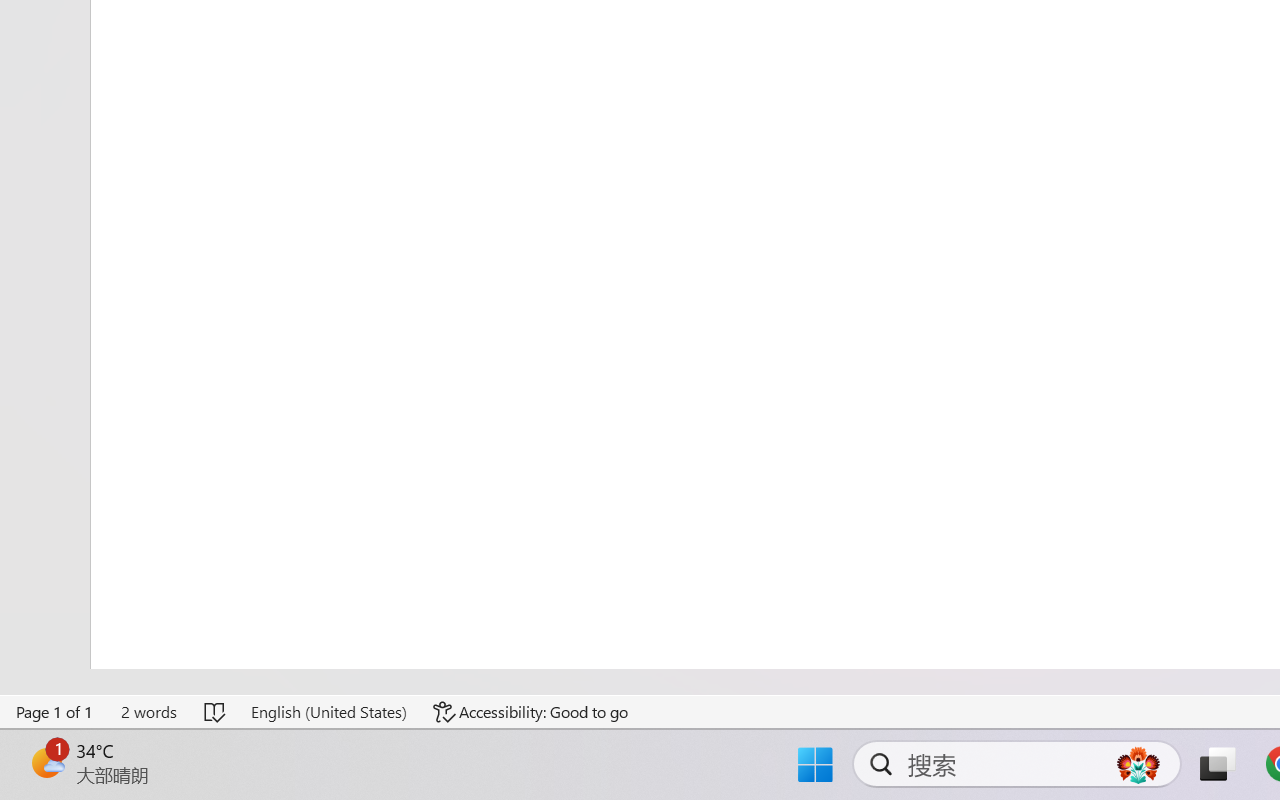  Describe the element at coordinates (216, 711) in the screenshot. I see `'Spelling and Grammar Check No Errors'` at that location.